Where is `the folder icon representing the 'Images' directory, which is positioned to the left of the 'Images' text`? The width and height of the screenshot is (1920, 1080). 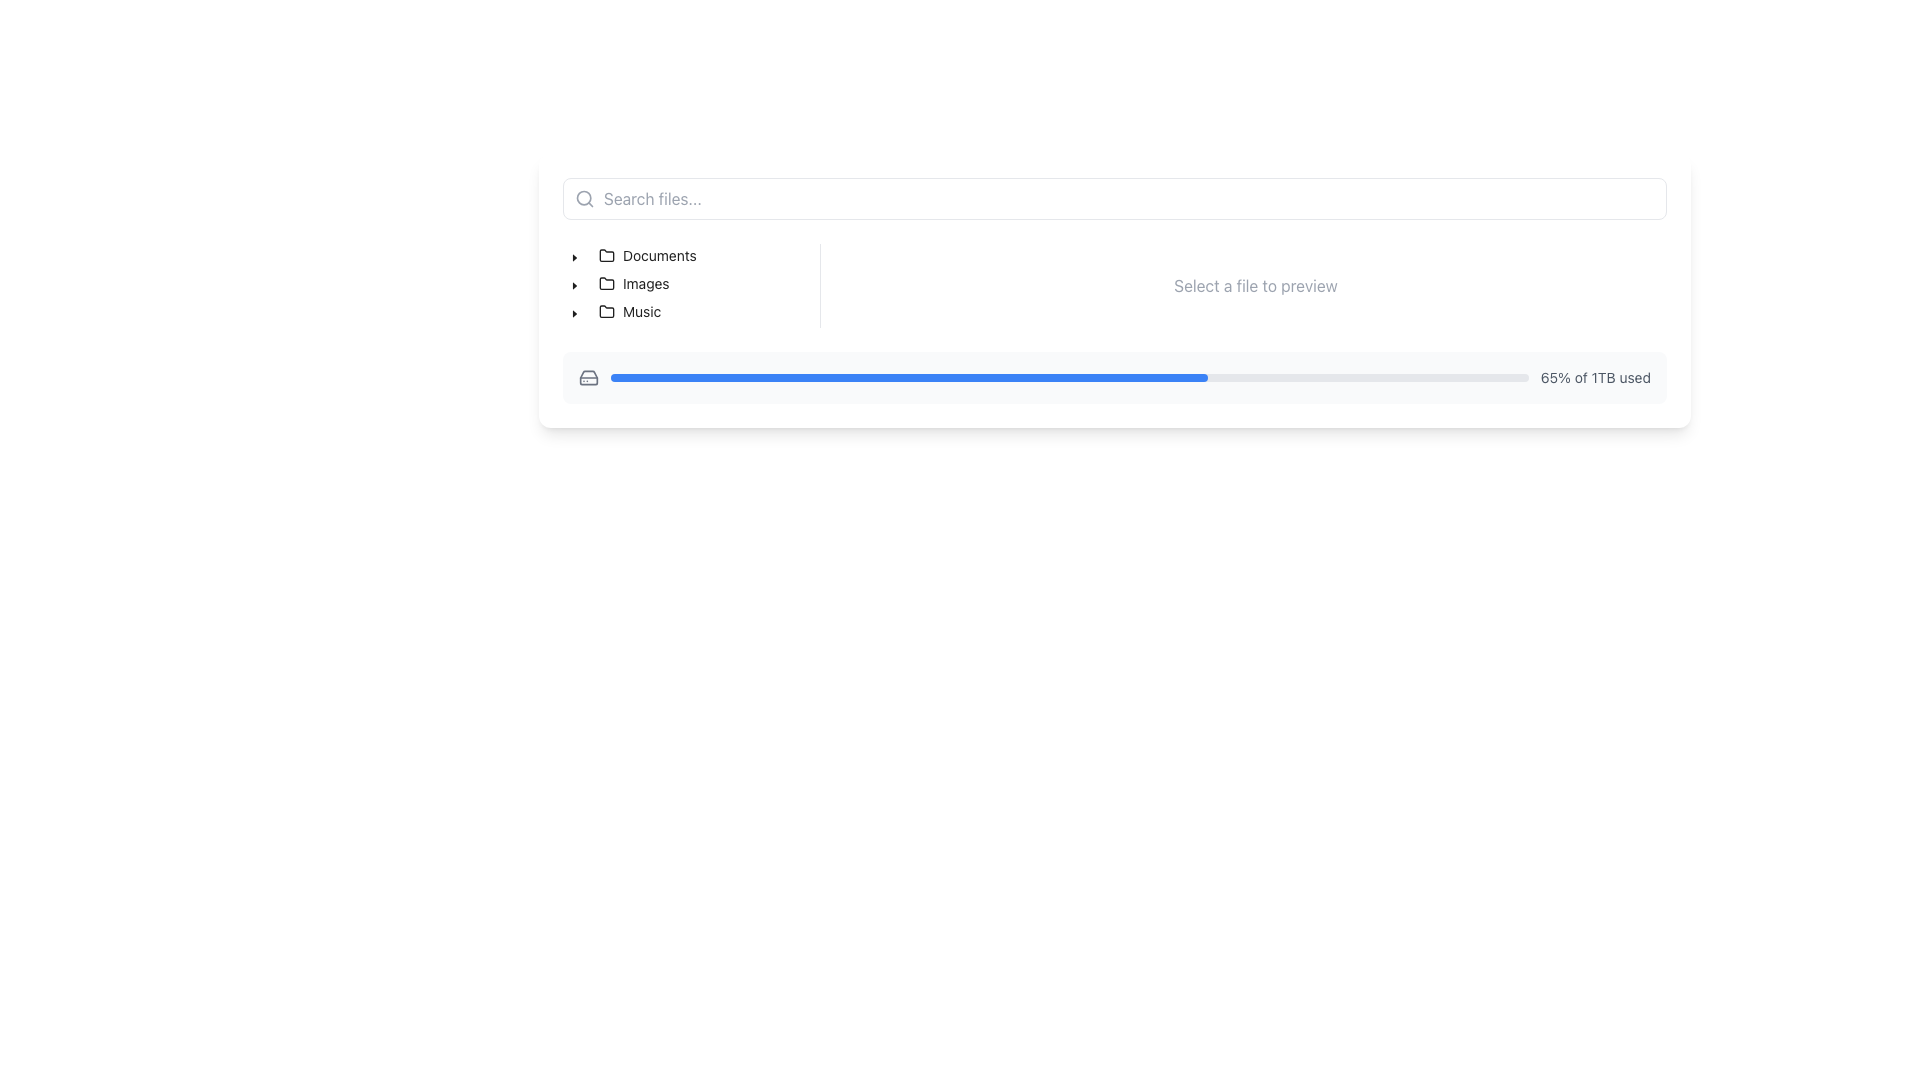
the folder icon representing the 'Images' directory, which is positioned to the left of the 'Images' text is located at coordinates (605, 282).